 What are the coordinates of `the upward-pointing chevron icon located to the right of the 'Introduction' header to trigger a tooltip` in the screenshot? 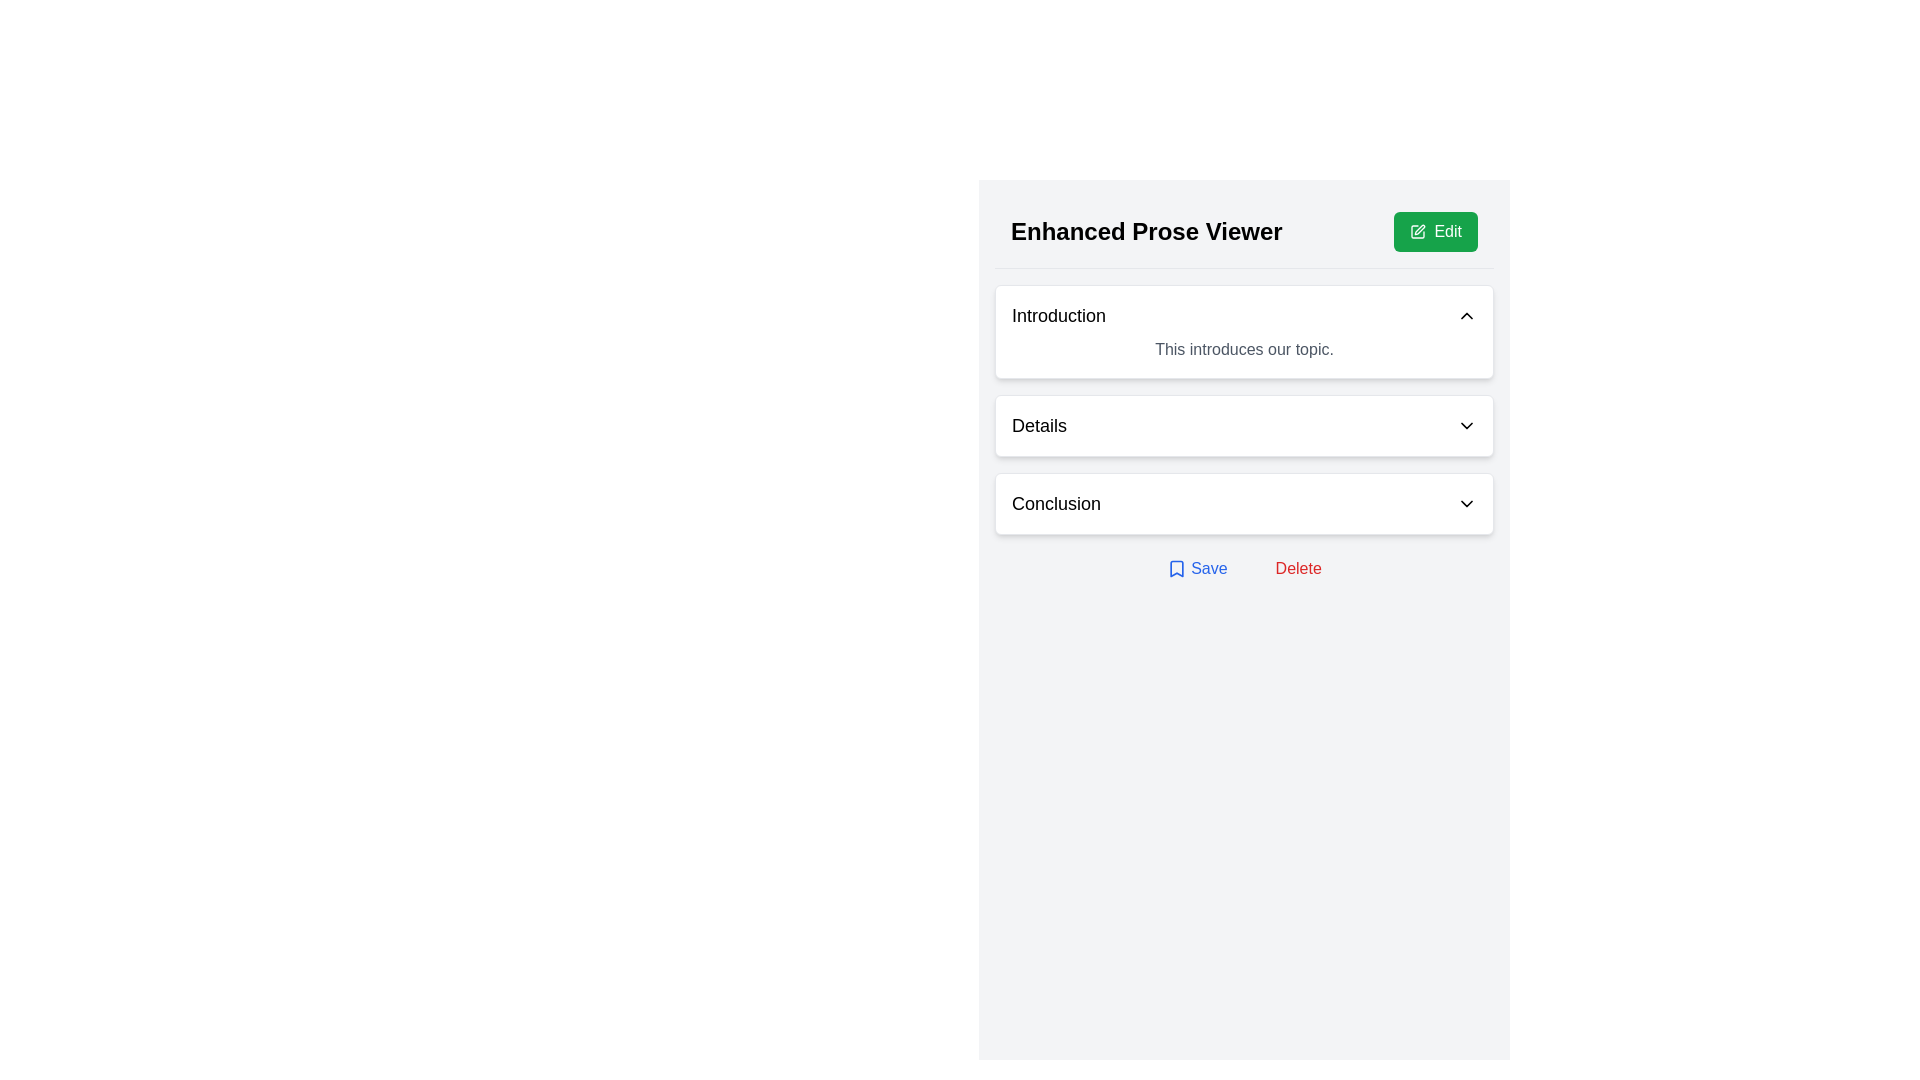 It's located at (1467, 315).